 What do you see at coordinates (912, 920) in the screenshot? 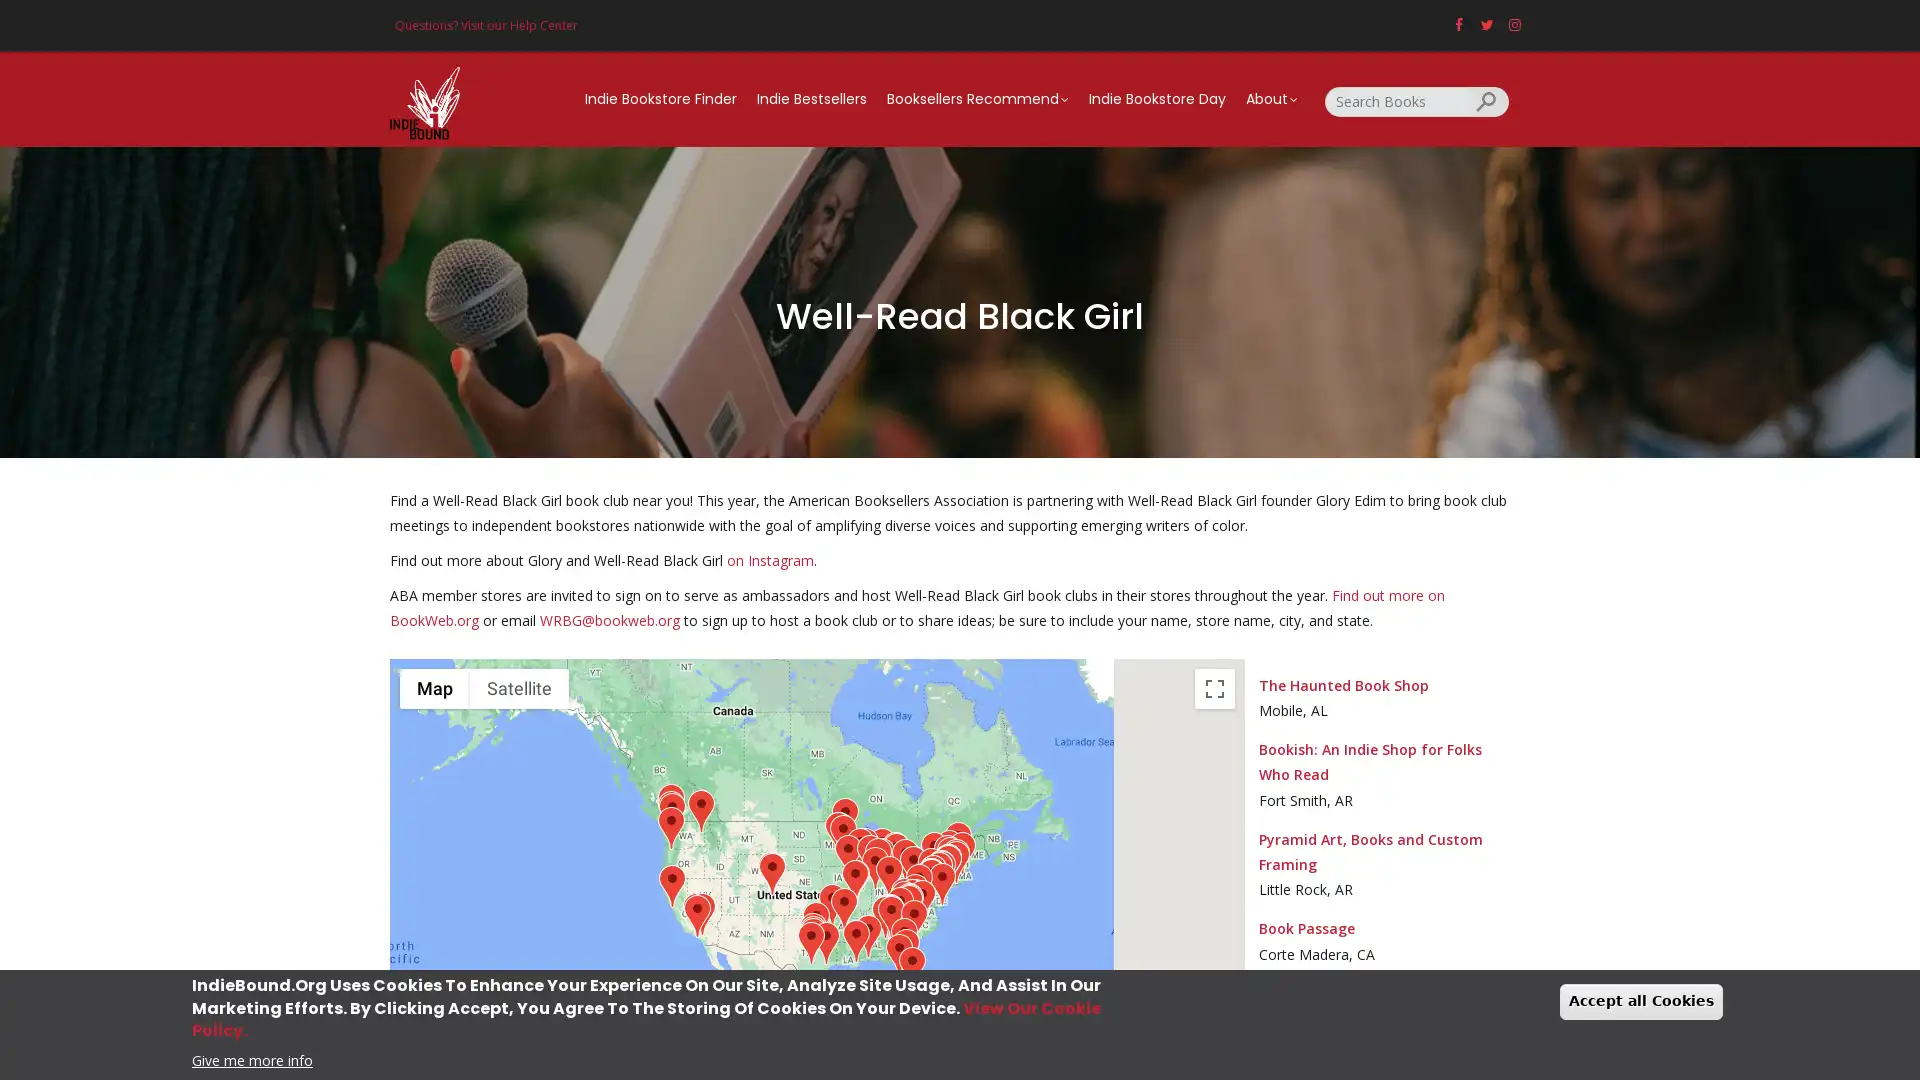
I see `Turning Page Bookshop` at bounding box center [912, 920].